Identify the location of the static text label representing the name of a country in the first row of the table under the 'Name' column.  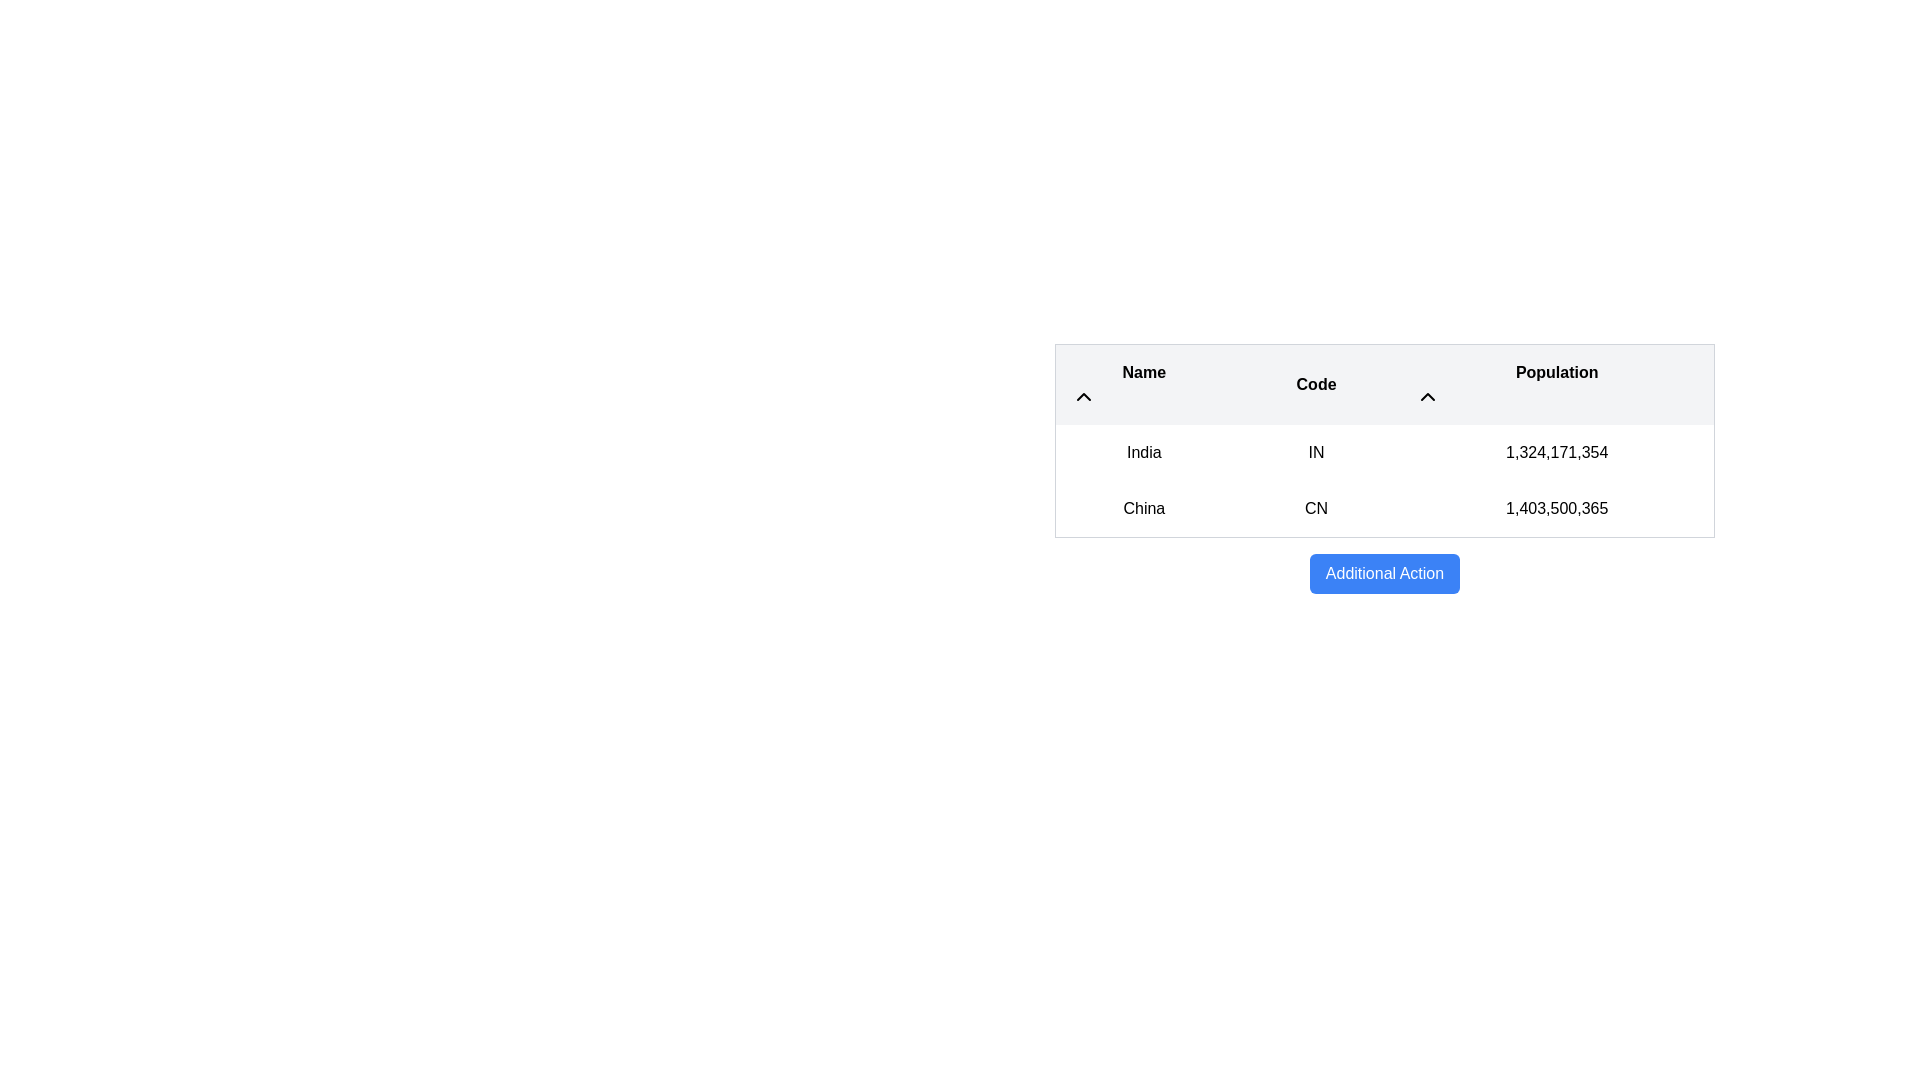
(1144, 452).